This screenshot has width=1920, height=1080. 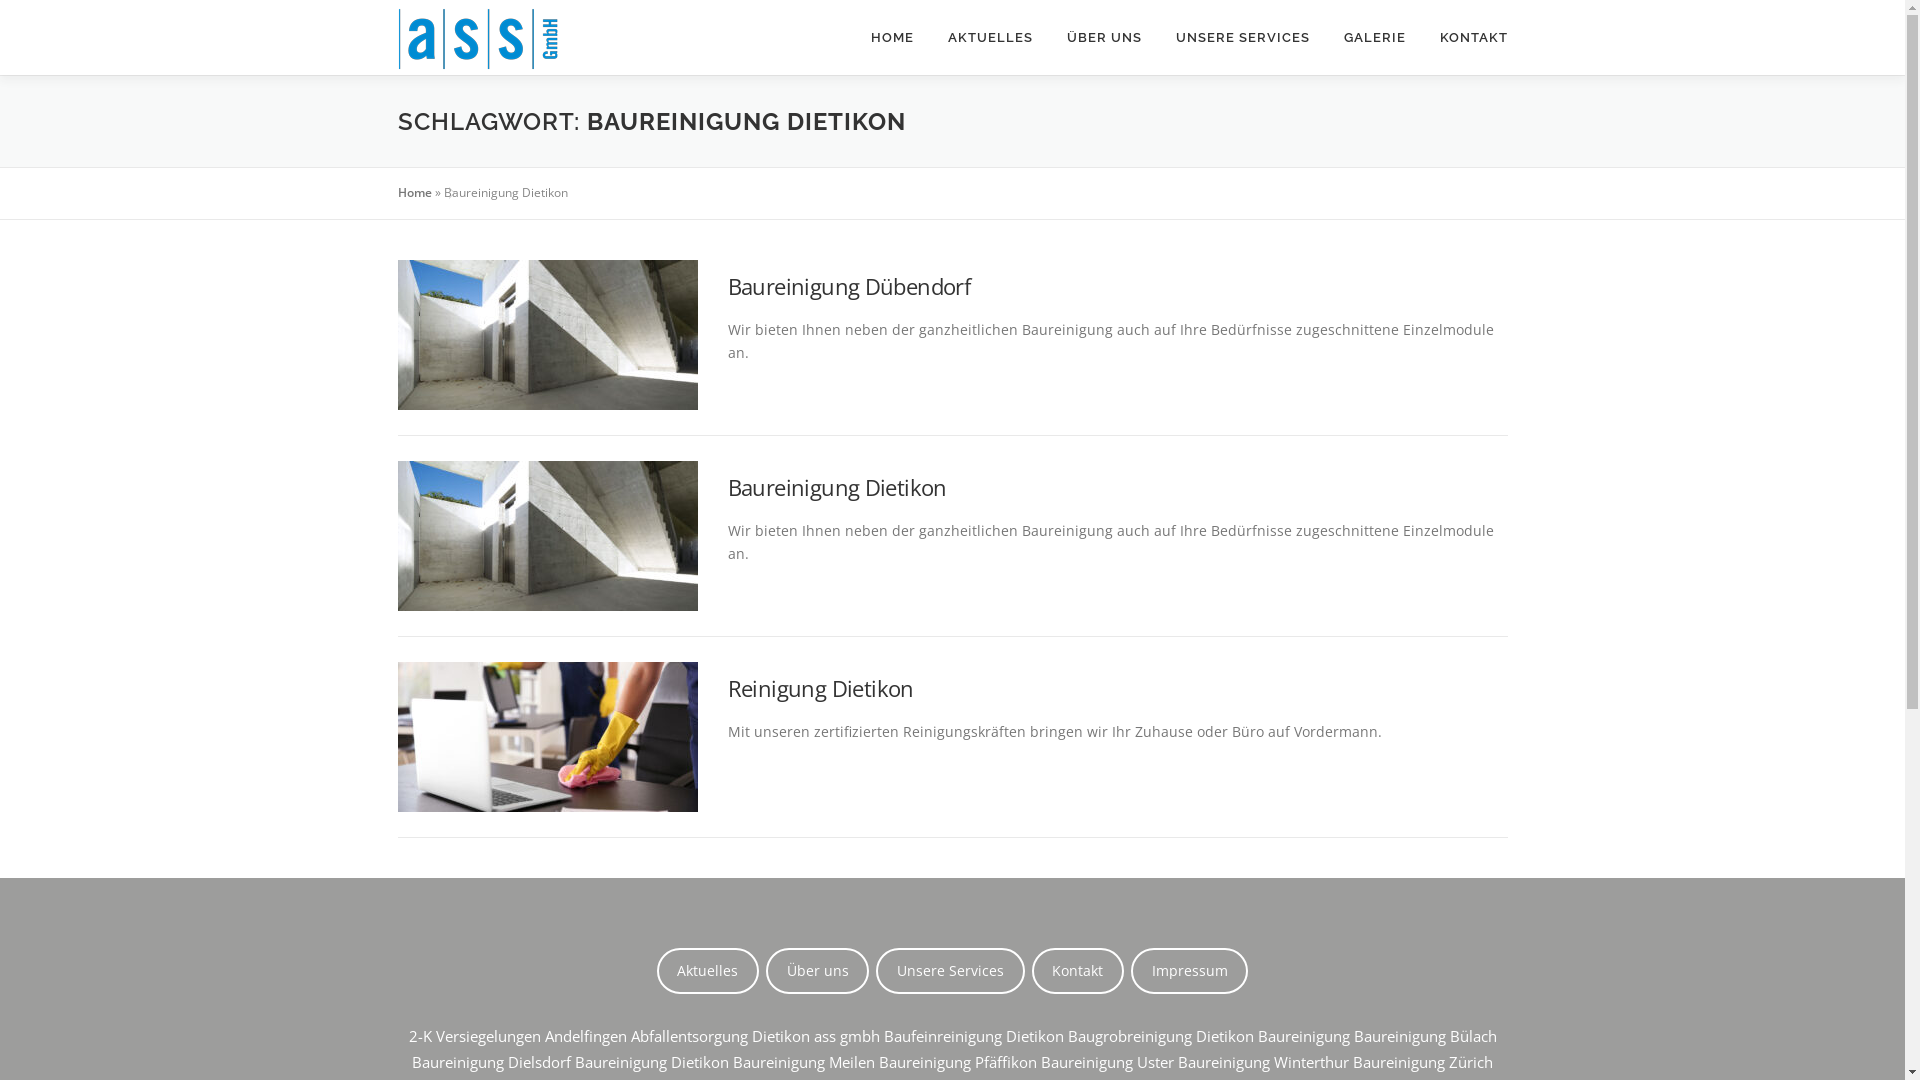 What do you see at coordinates (949, 970) in the screenshot?
I see `'Unsere Services'` at bounding box center [949, 970].